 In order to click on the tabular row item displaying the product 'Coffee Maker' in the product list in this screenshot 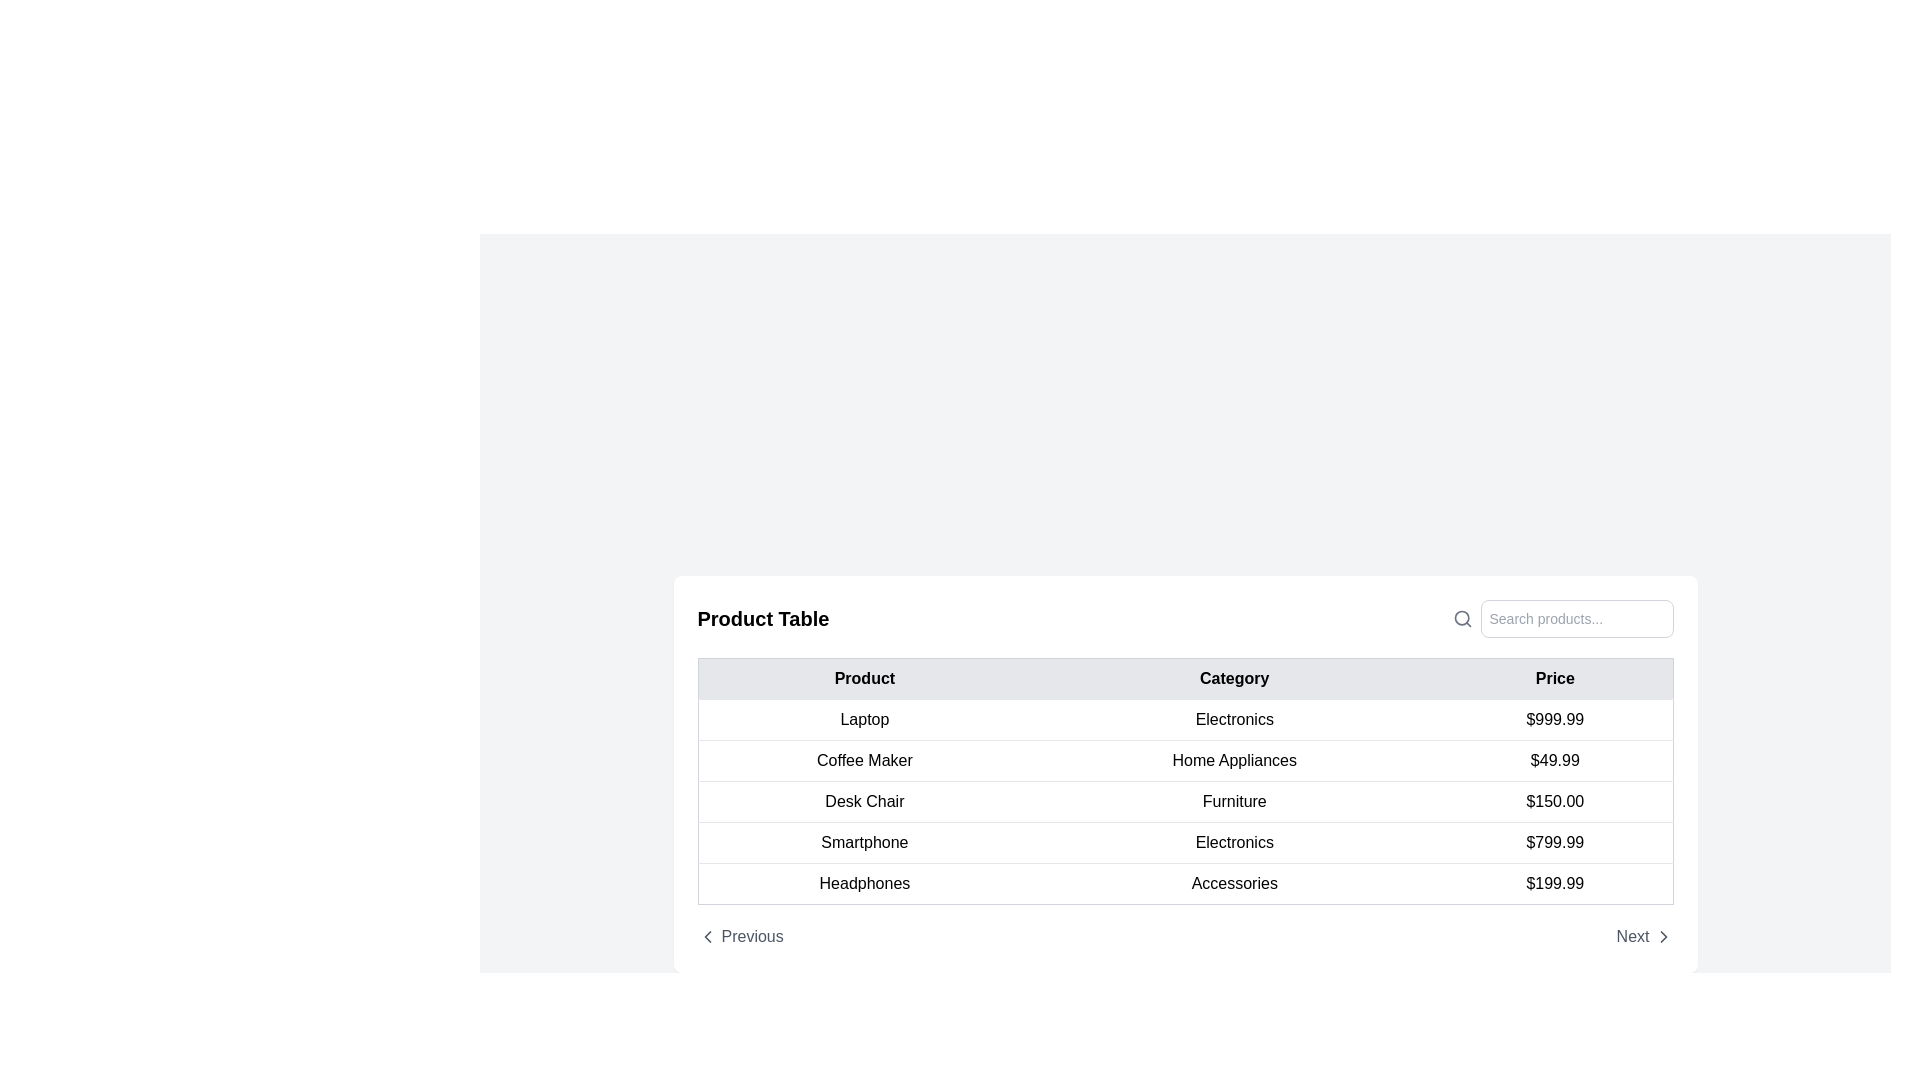, I will do `click(1185, 760)`.